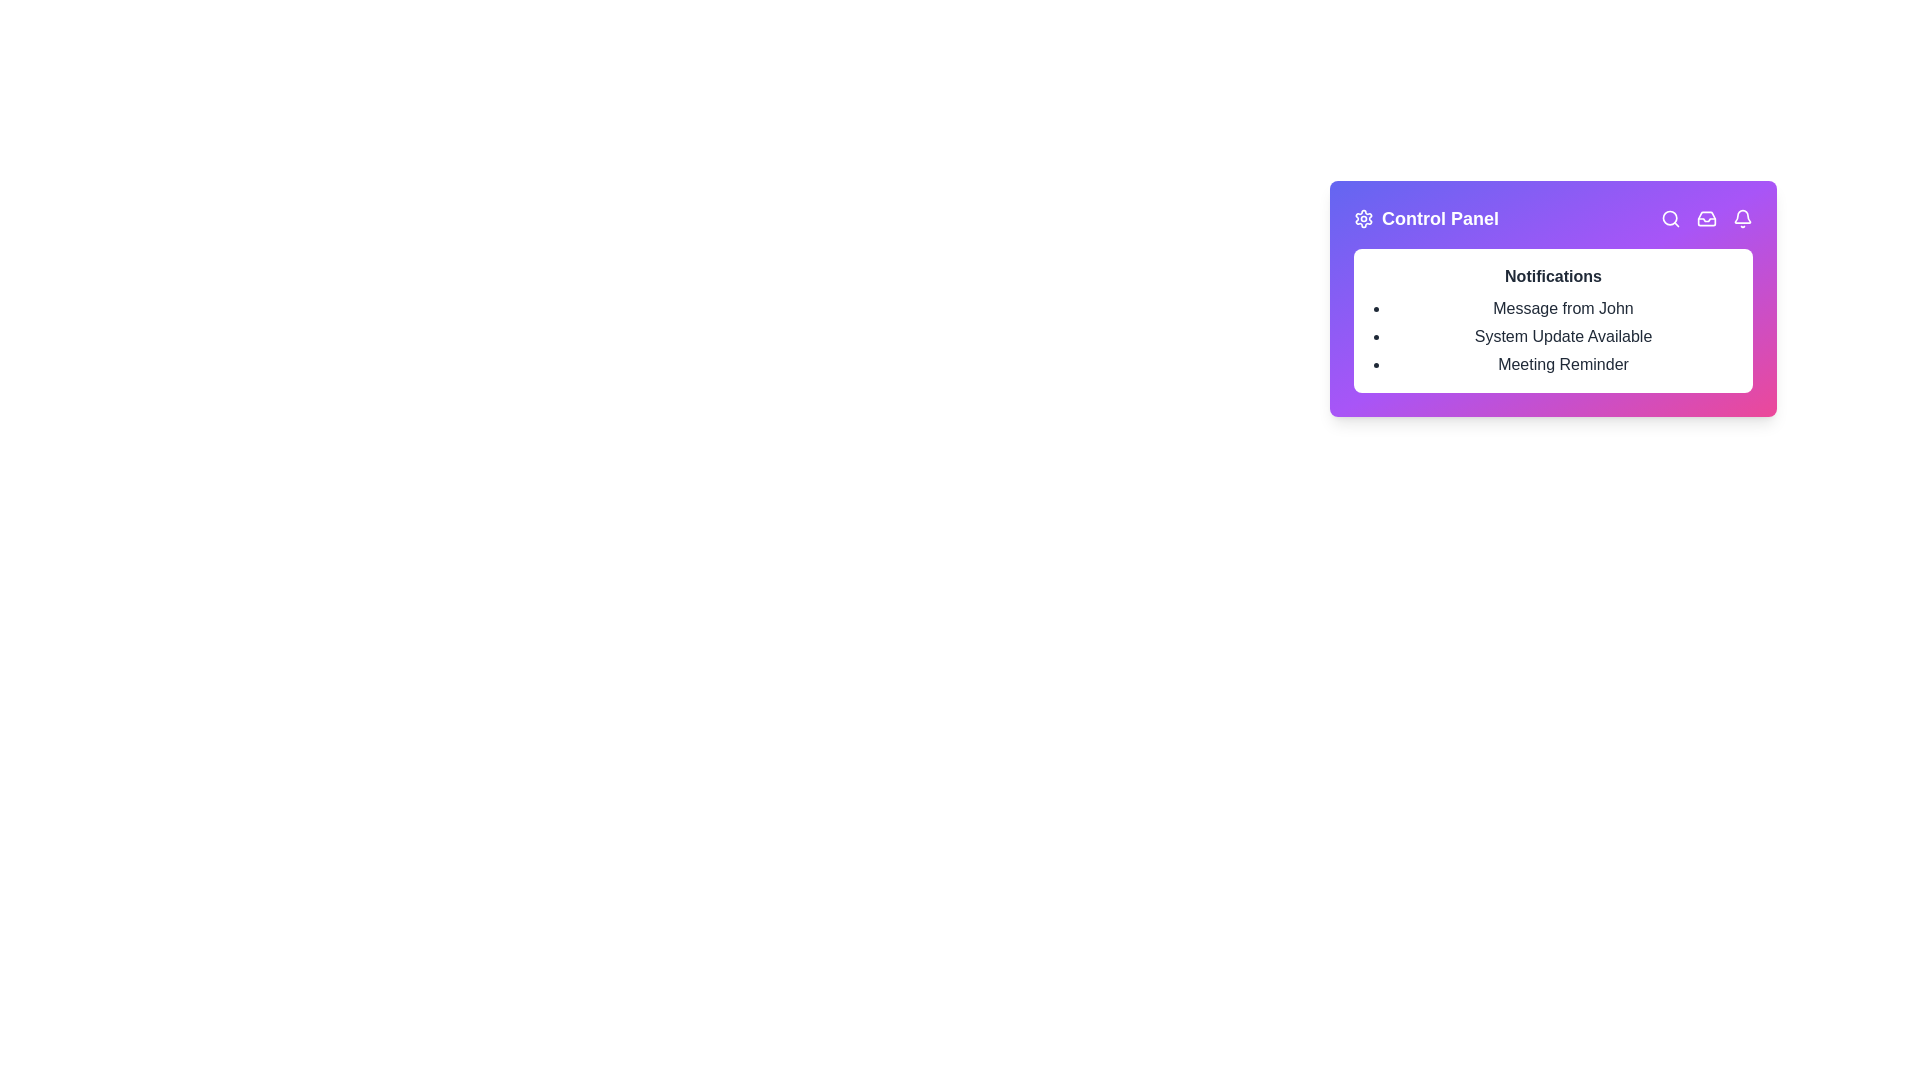 The image size is (1920, 1080). Describe the element at coordinates (1706, 219) in the screenshot. I see `the inbox icon to open the inbox view` at that location.